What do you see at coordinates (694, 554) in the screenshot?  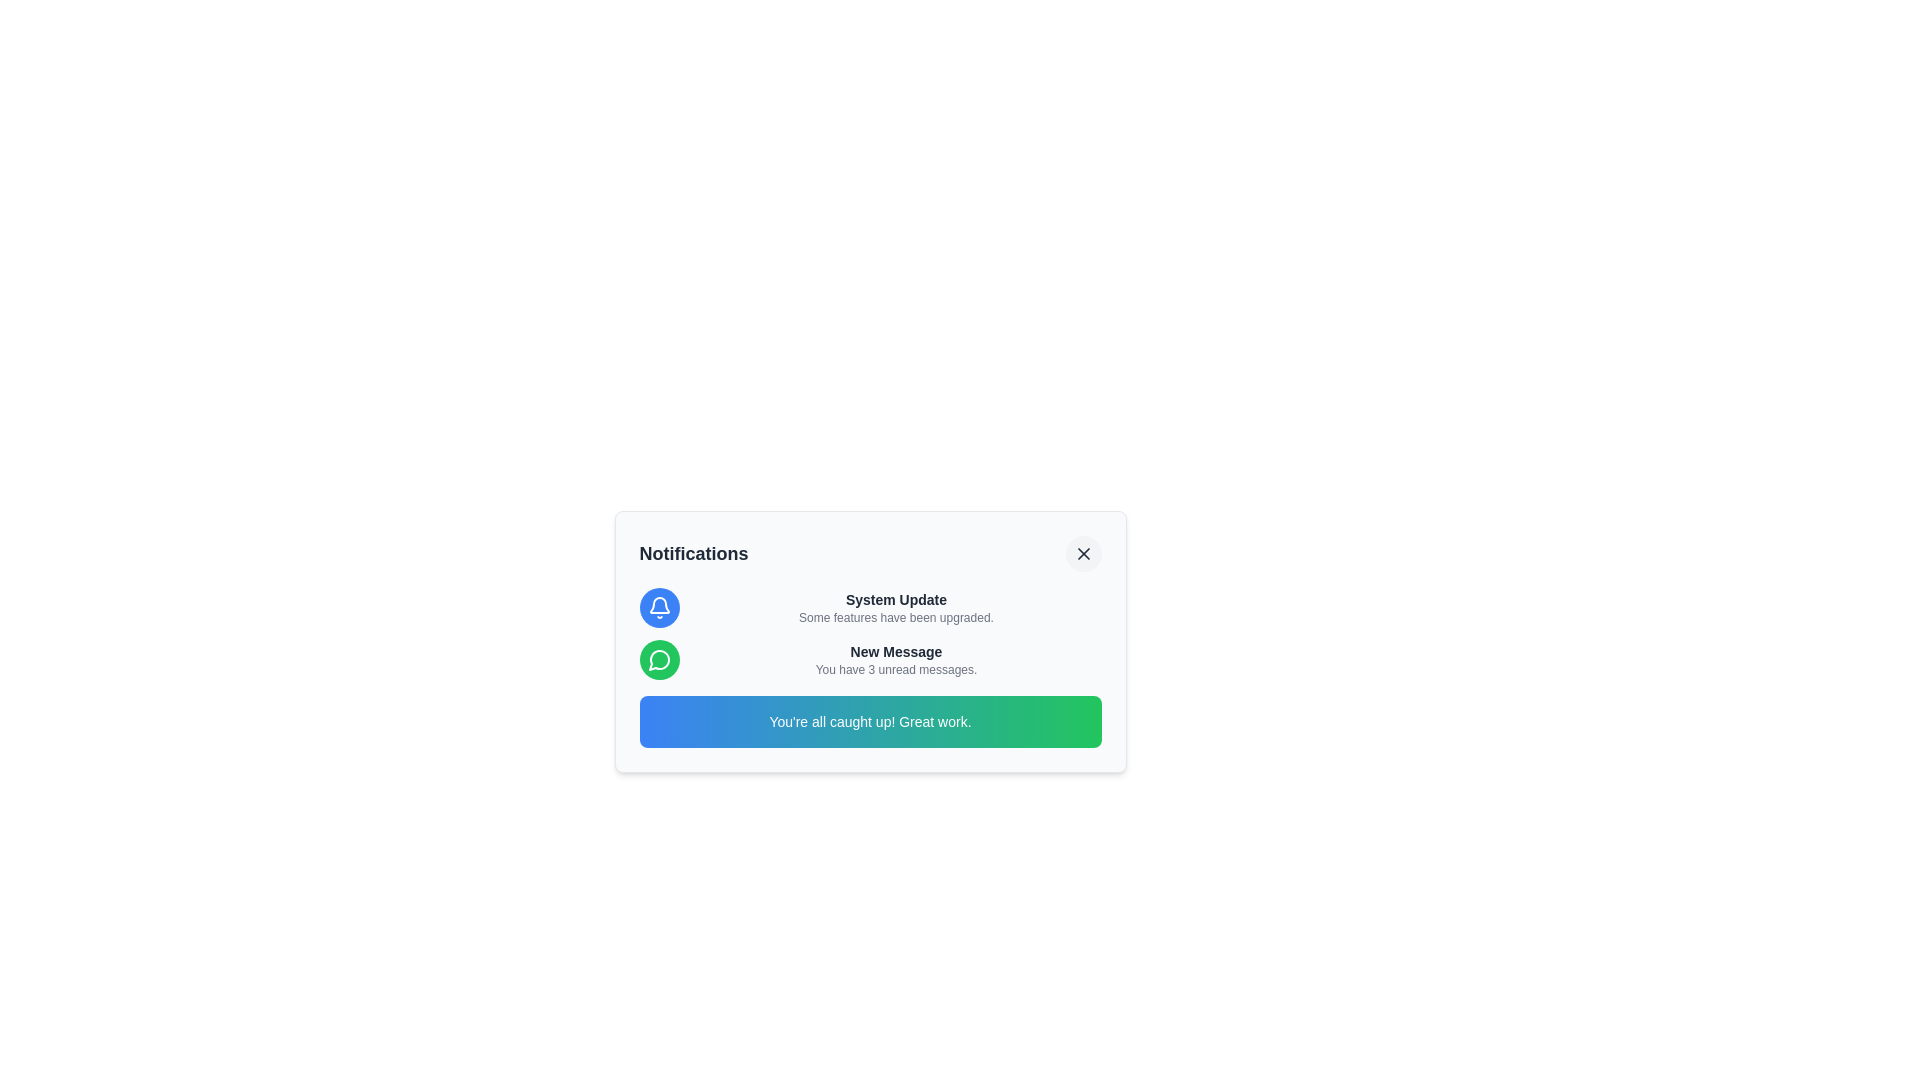 I see `the bold text label displaying 'Notifications' positioned in the top left of the card-like UI component` at bounding box center [694, 554].